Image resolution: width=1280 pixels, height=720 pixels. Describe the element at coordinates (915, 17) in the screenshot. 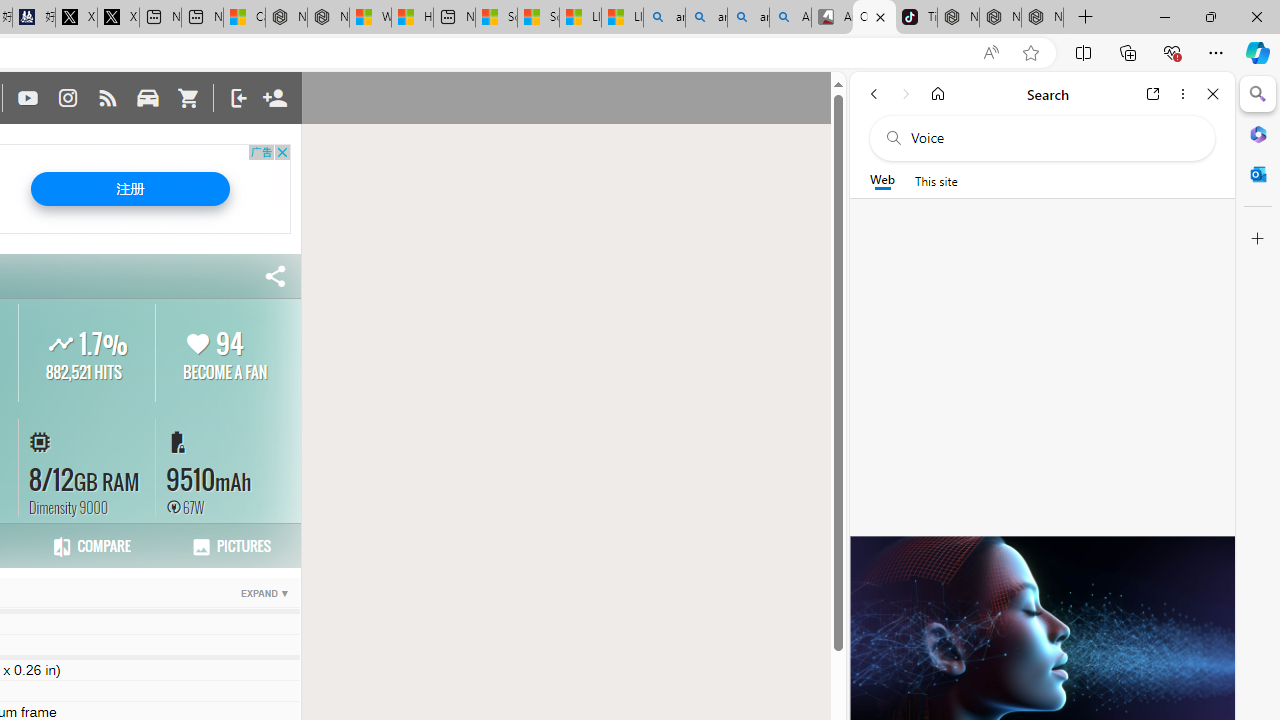

I see `'TikTok'` at that location.